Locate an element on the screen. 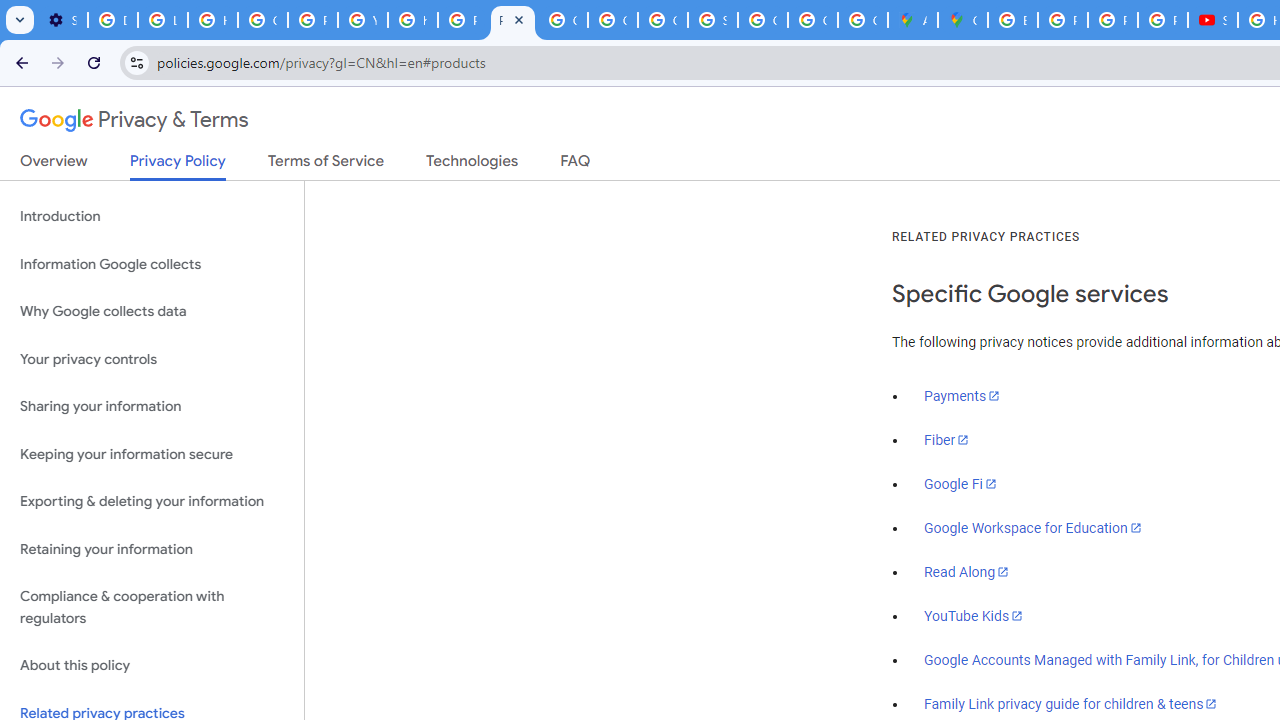  'Google Fi' is located at coordinates (960, 484).